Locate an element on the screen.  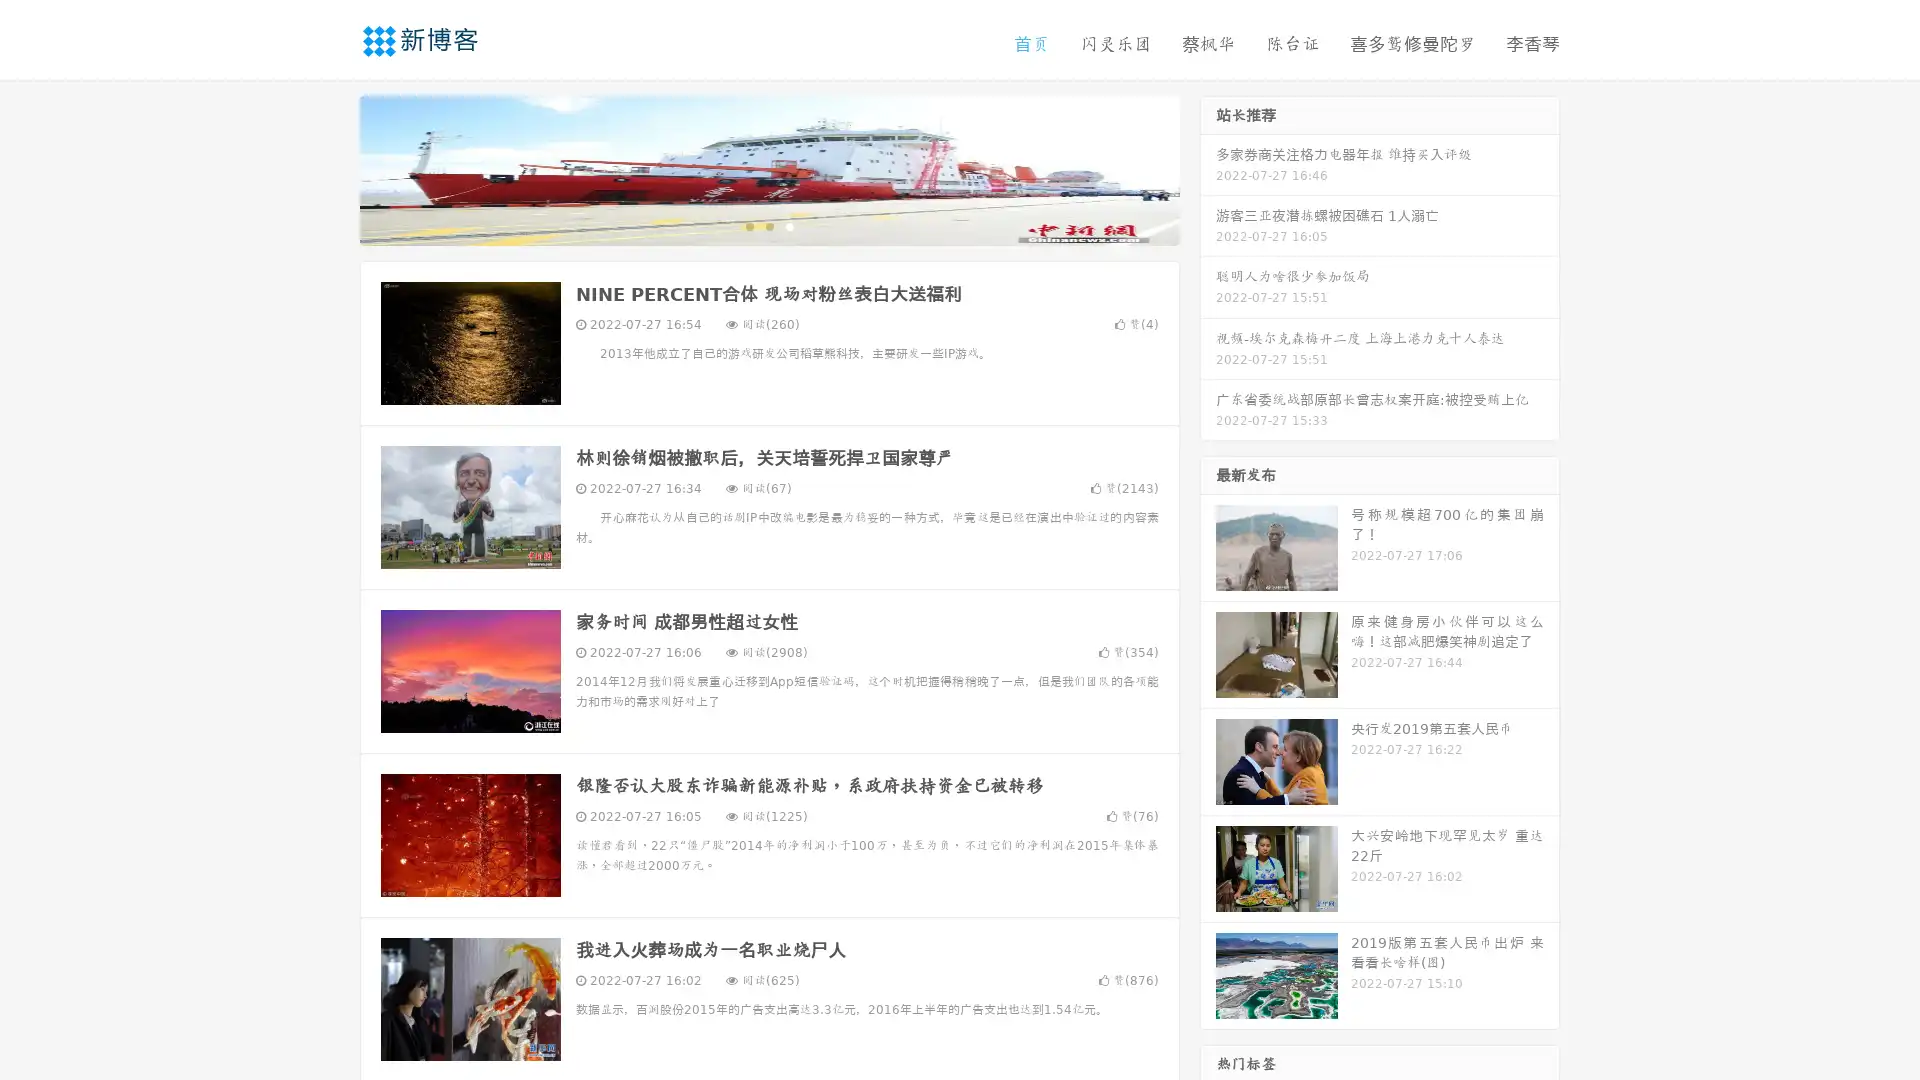
Previous slide is located at coordinates (330, 168).